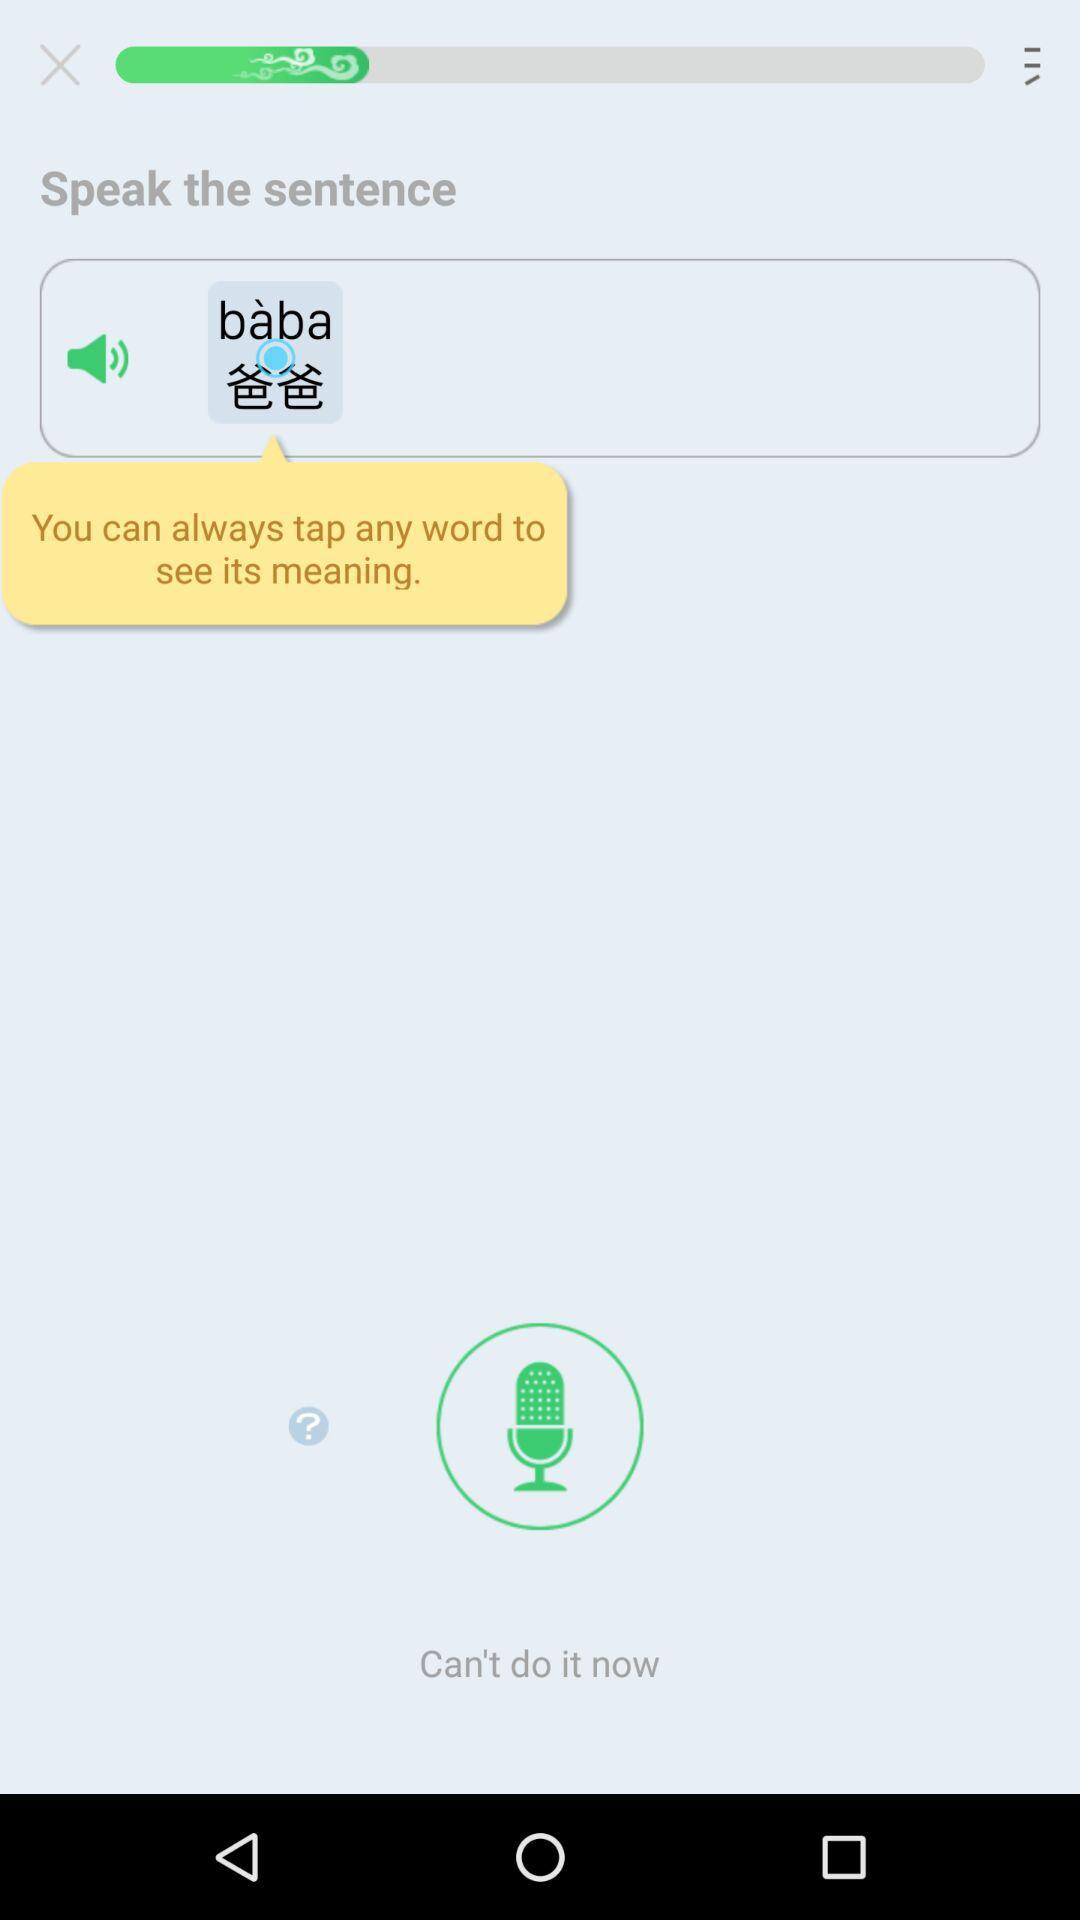  What do you see at coordinates (67, 69) in the screenshot?
I see `the close icon` at bounding box center [67, 69].